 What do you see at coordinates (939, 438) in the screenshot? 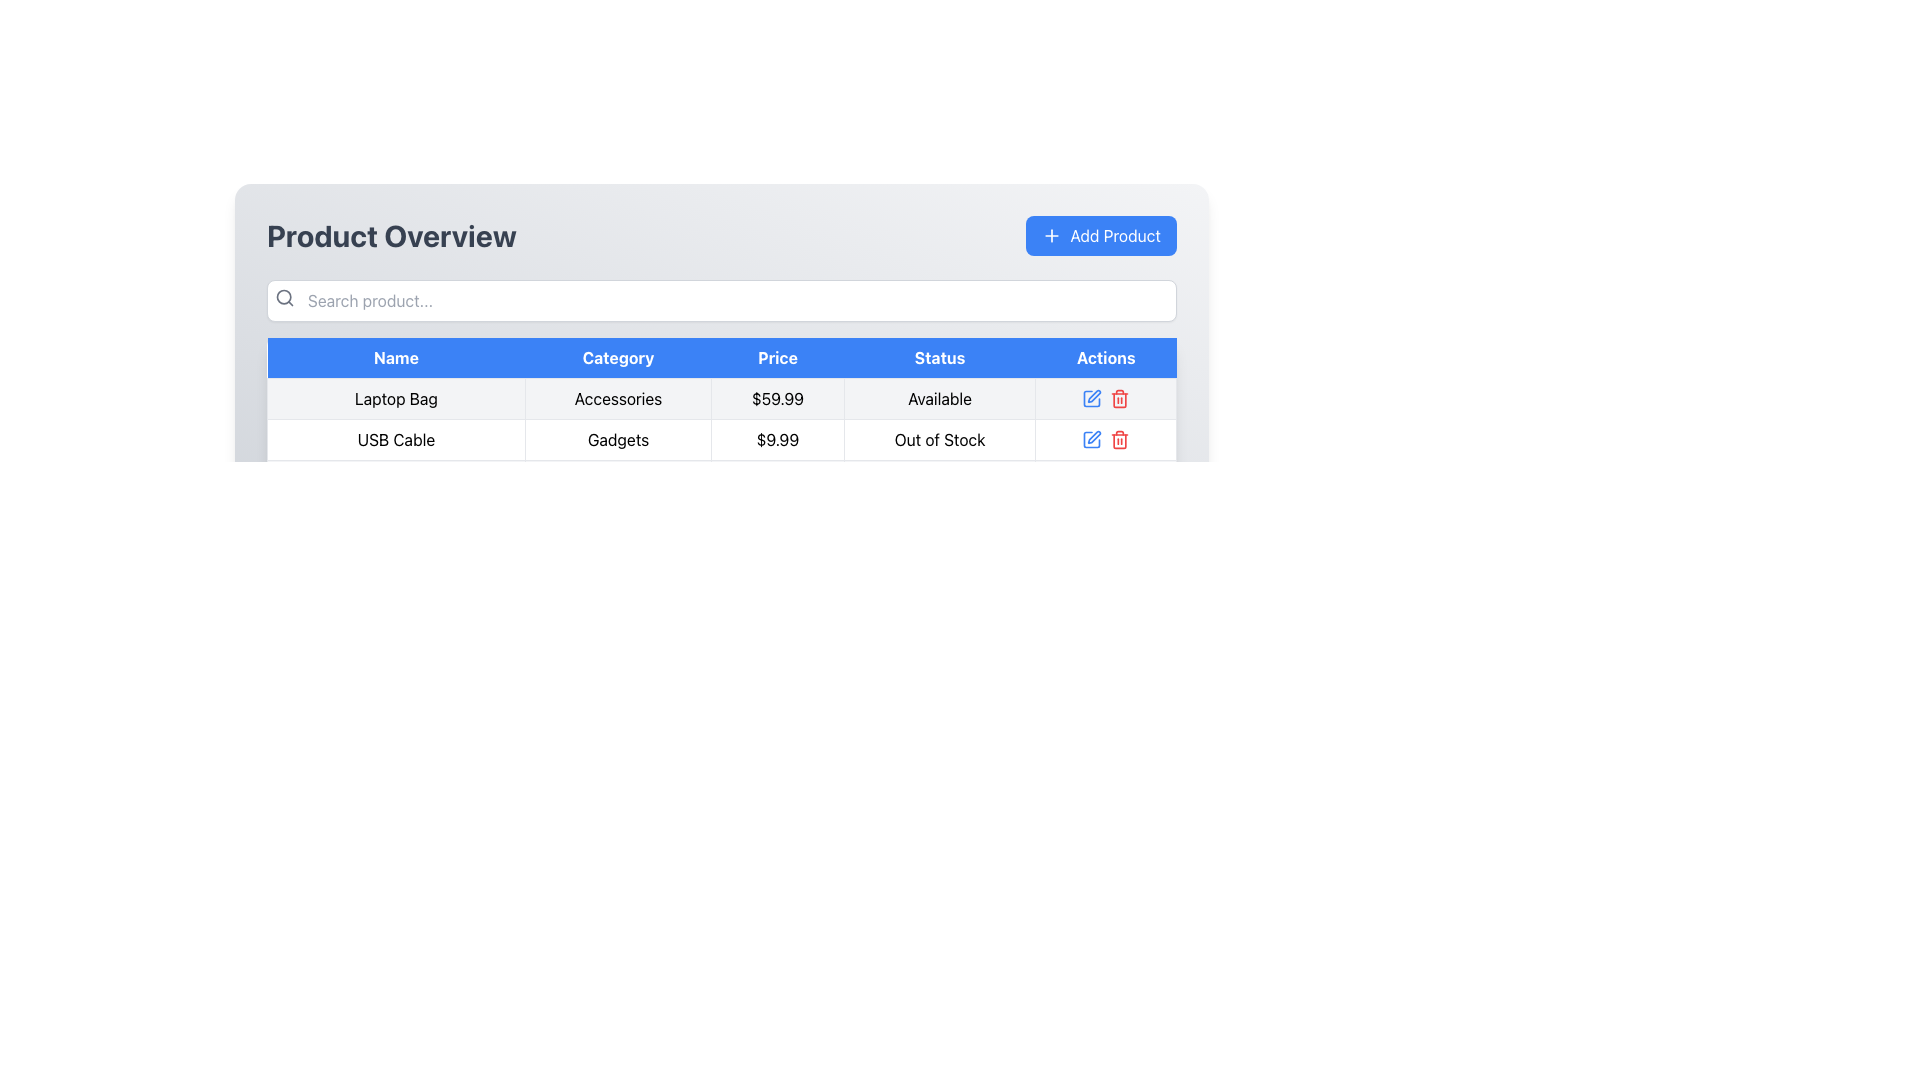
I see `the 'Out of Stock' static text label located in the fourth column of the table, specifically in the second row under the 'Status' header` at bounding box center [939, 438].